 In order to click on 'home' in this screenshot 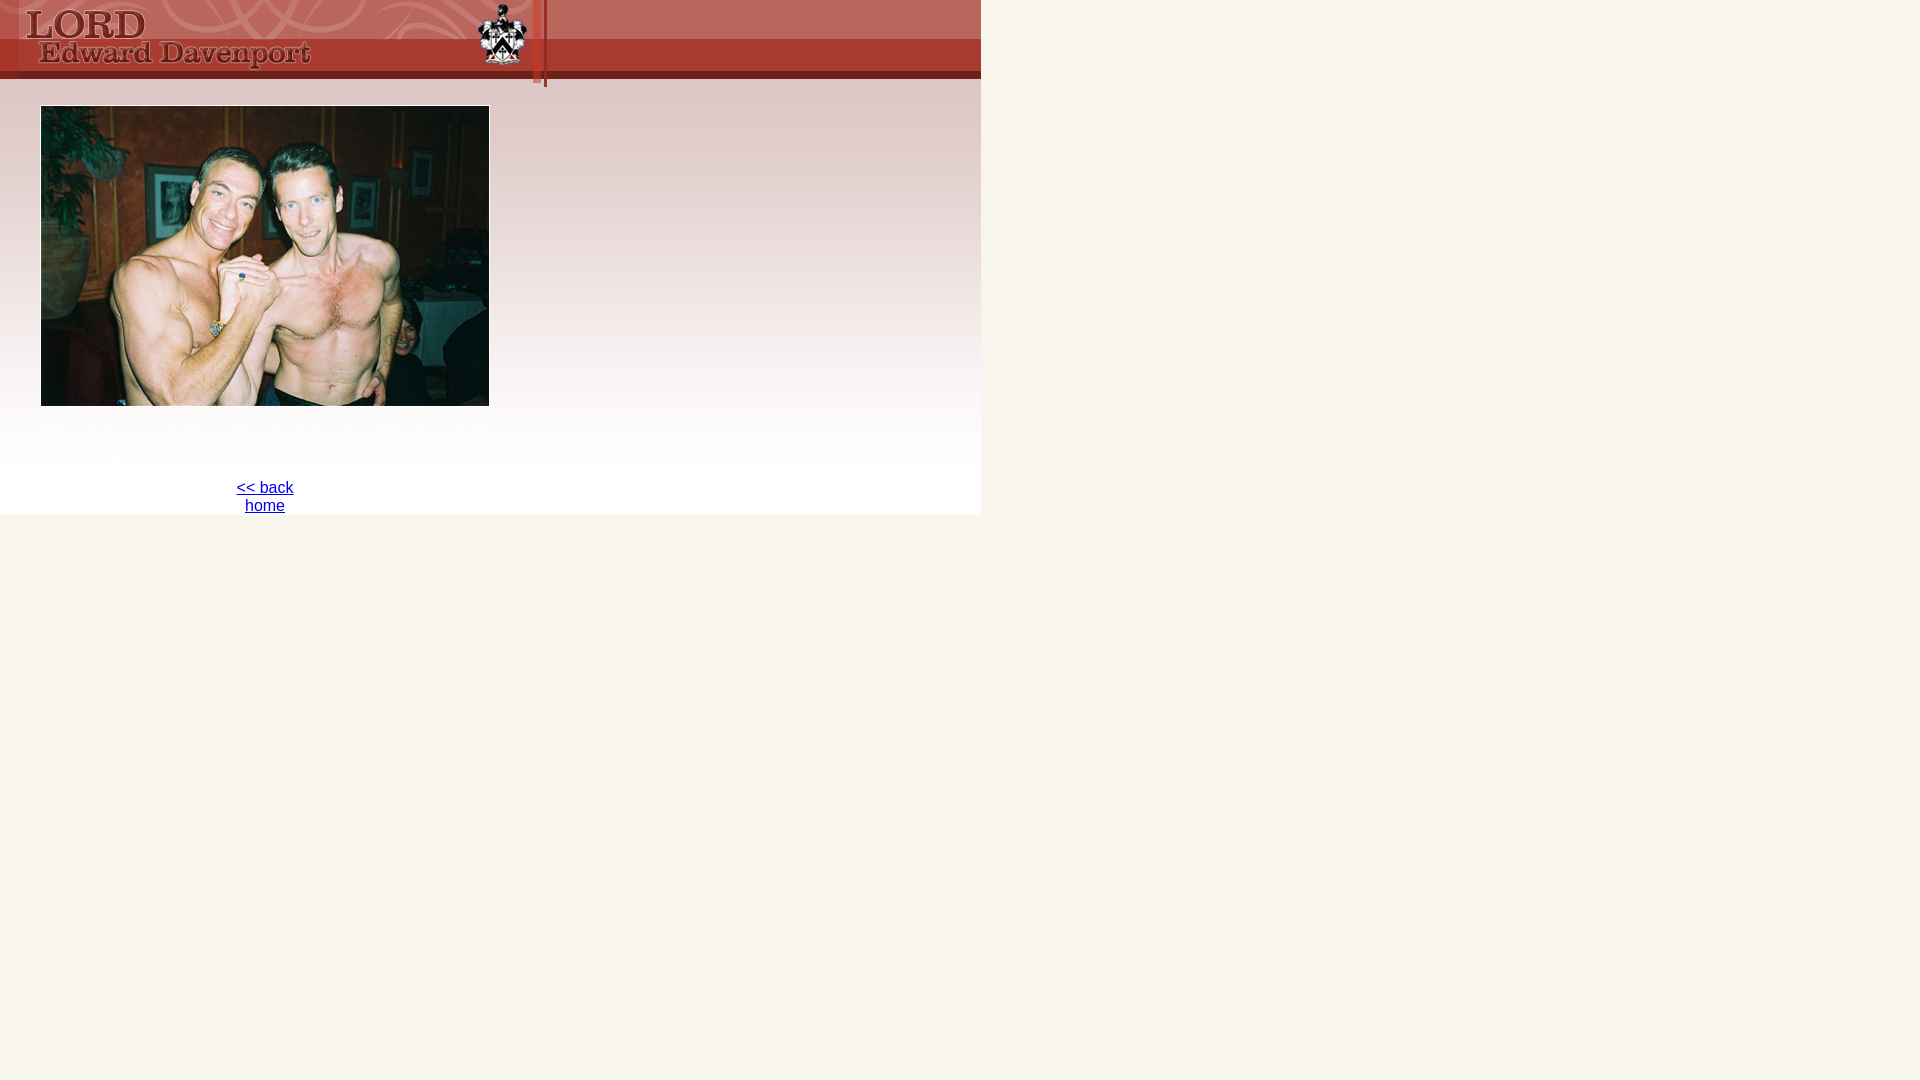, I will do `click(243, 504)`.